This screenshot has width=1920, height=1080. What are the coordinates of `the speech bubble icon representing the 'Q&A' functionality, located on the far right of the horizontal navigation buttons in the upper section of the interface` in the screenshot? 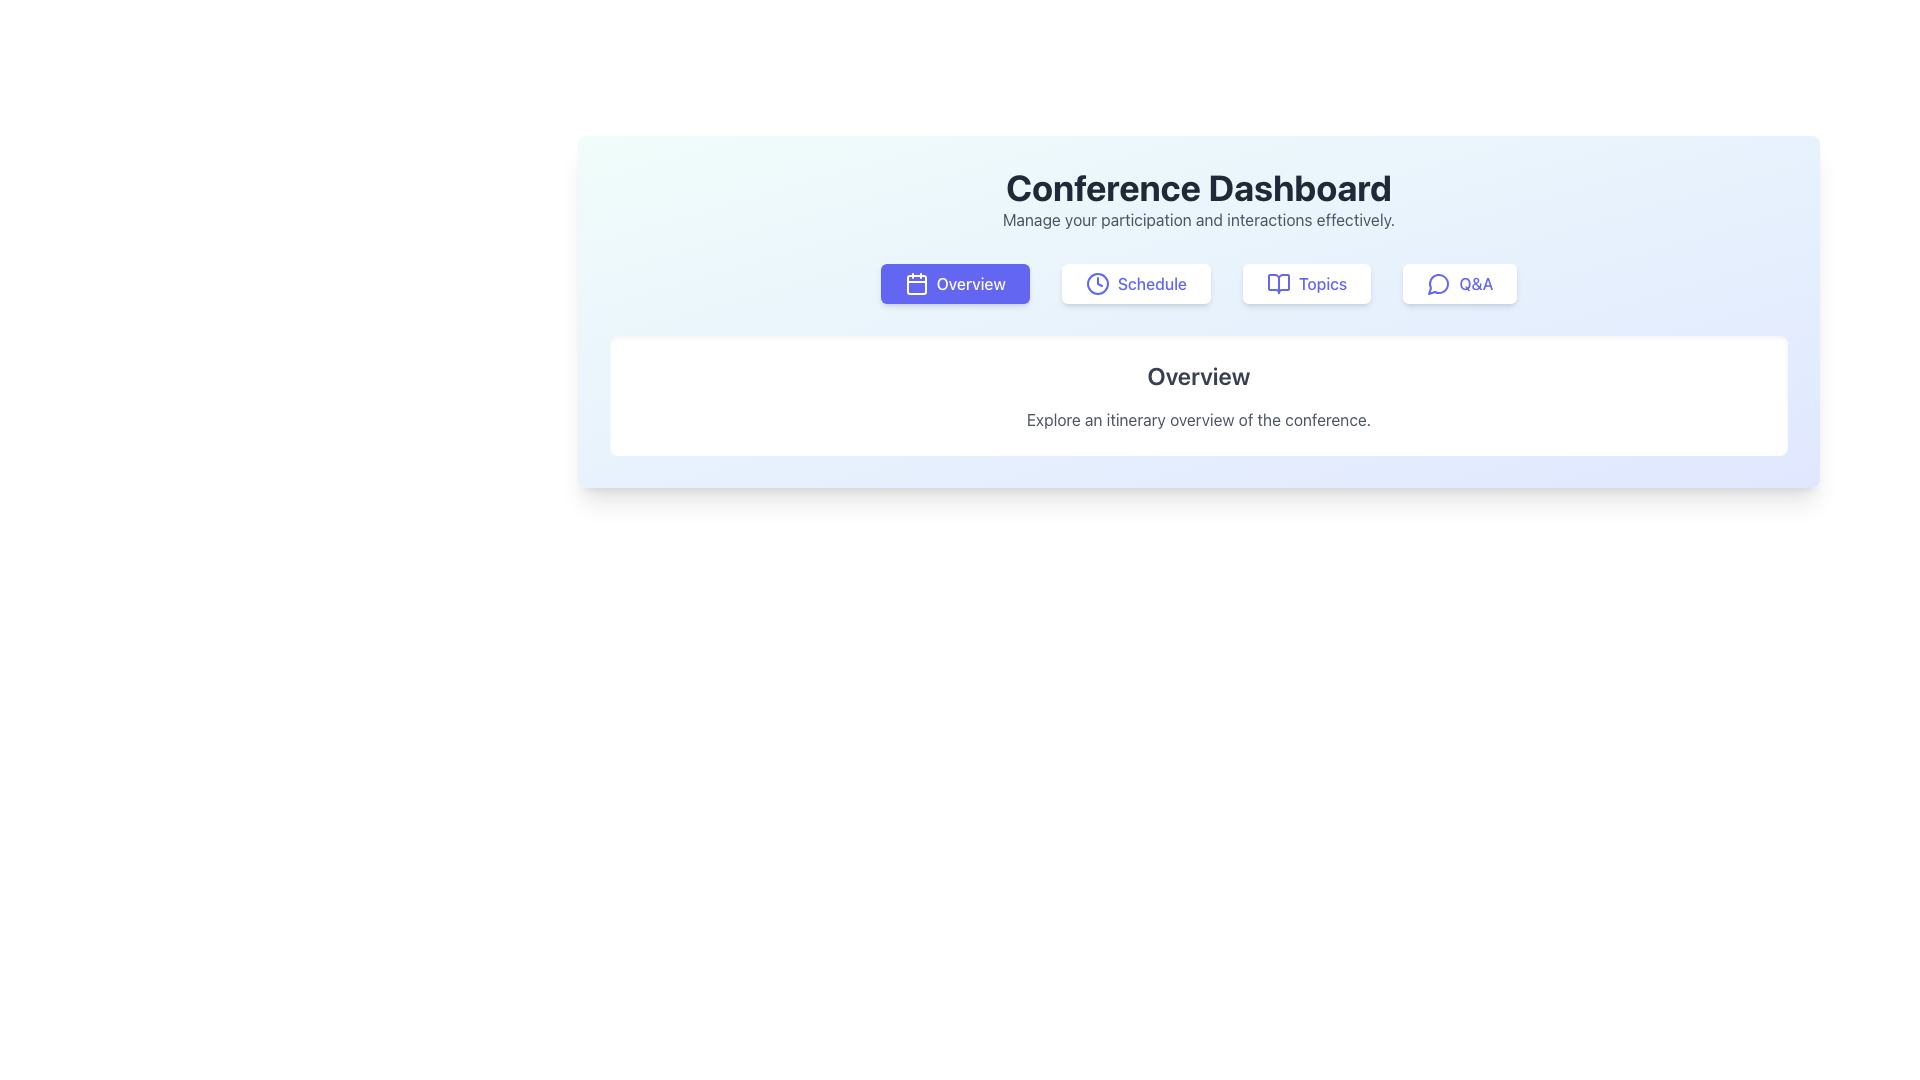 It's located at (1437, 284).